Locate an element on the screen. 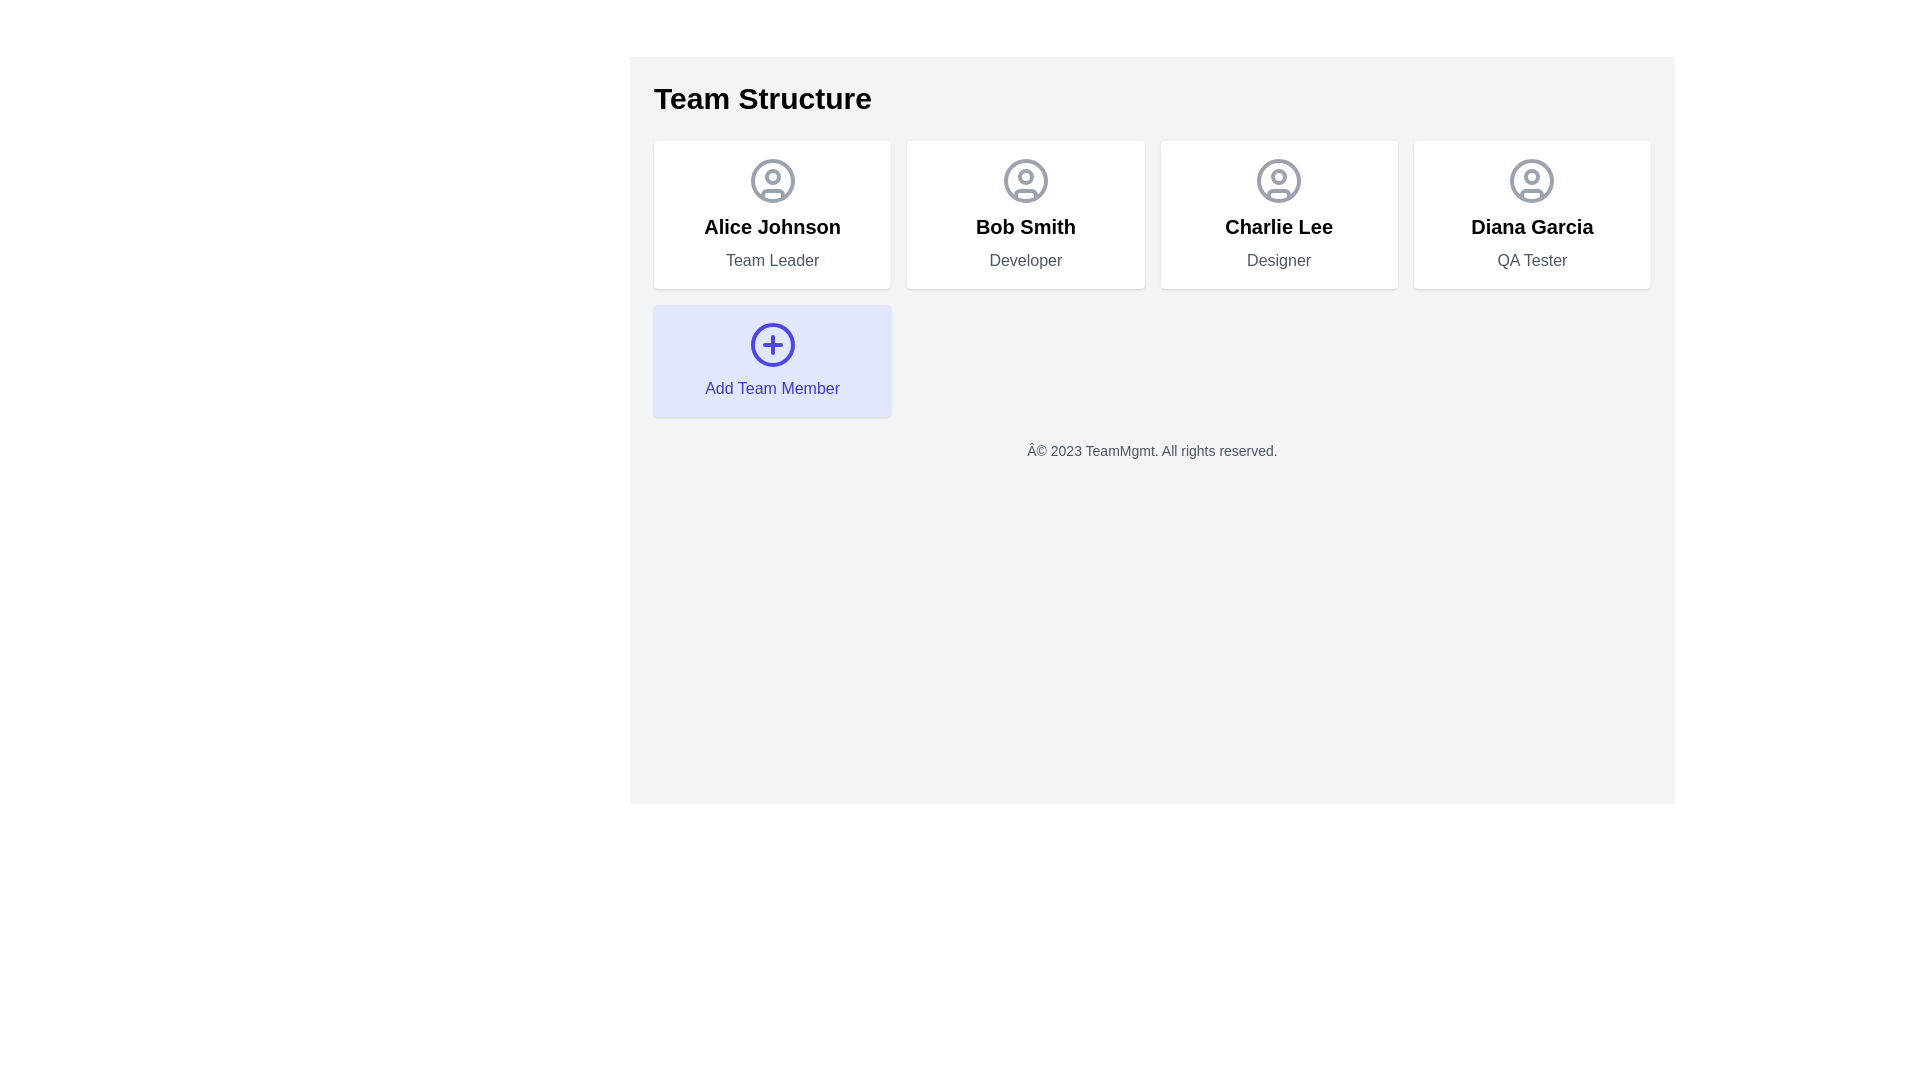 This screenshot has width=1920, height=1080. 'Designer' label located below the name 'Charlie Lee' in the third card of the 'Team Structure' panel is located at coordinates (1278, 260).